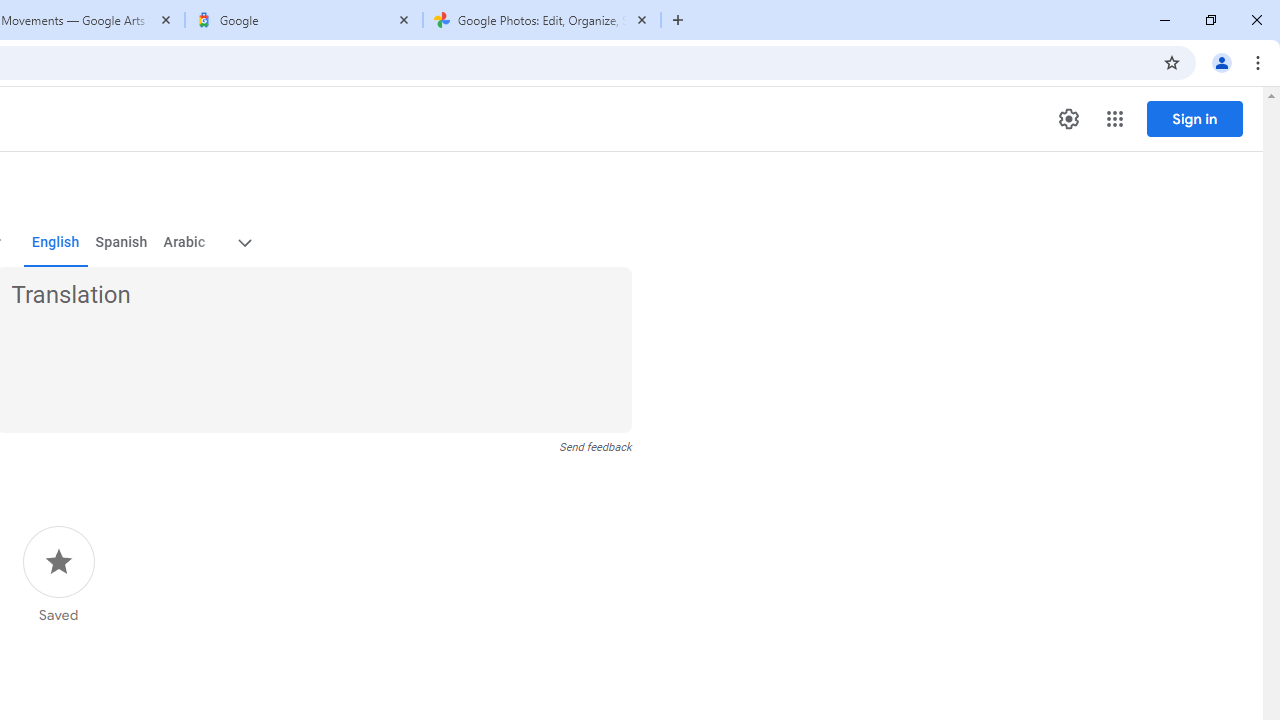 This screenshot has width=1280, height=720. I want to click on 'Send feedback', so click(594, 446).